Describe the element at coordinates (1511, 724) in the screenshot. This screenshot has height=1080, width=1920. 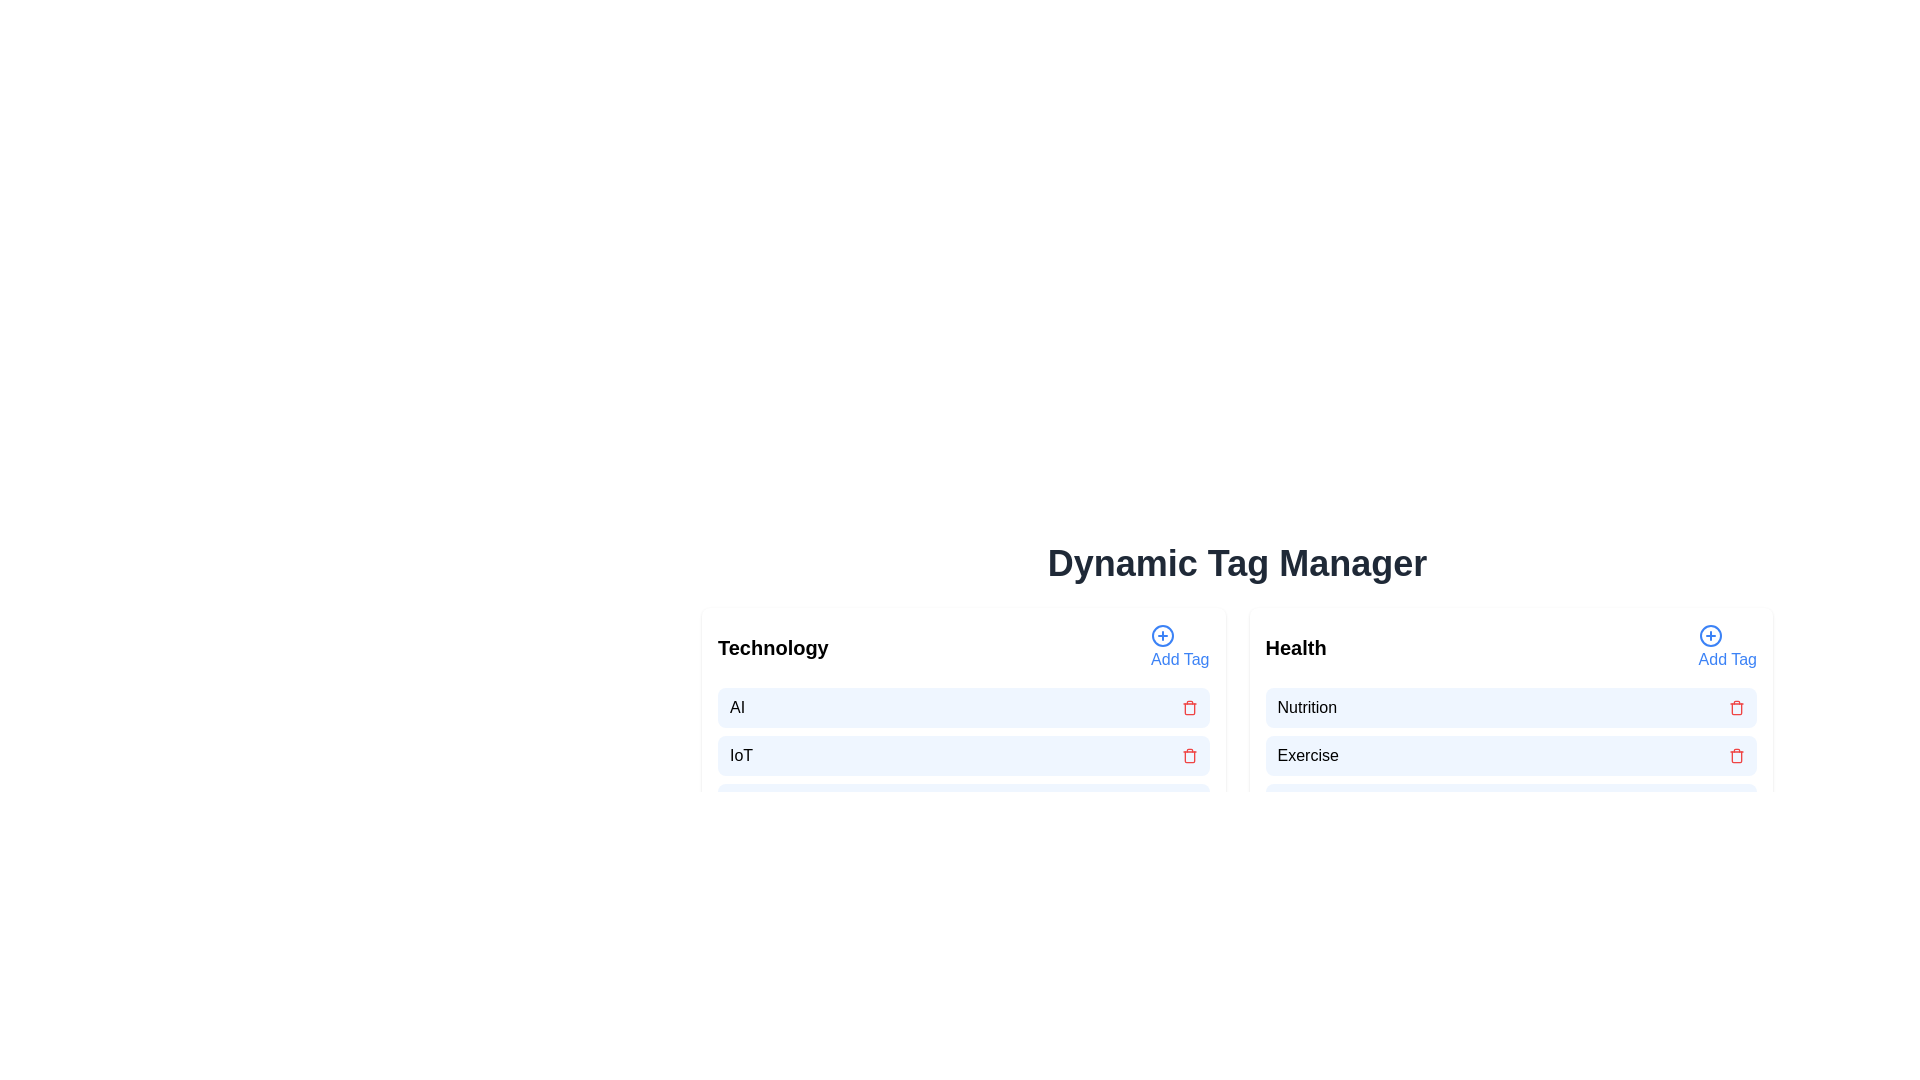
I see `the tags in the categorized tag management card labeled 'Health'` at that location.